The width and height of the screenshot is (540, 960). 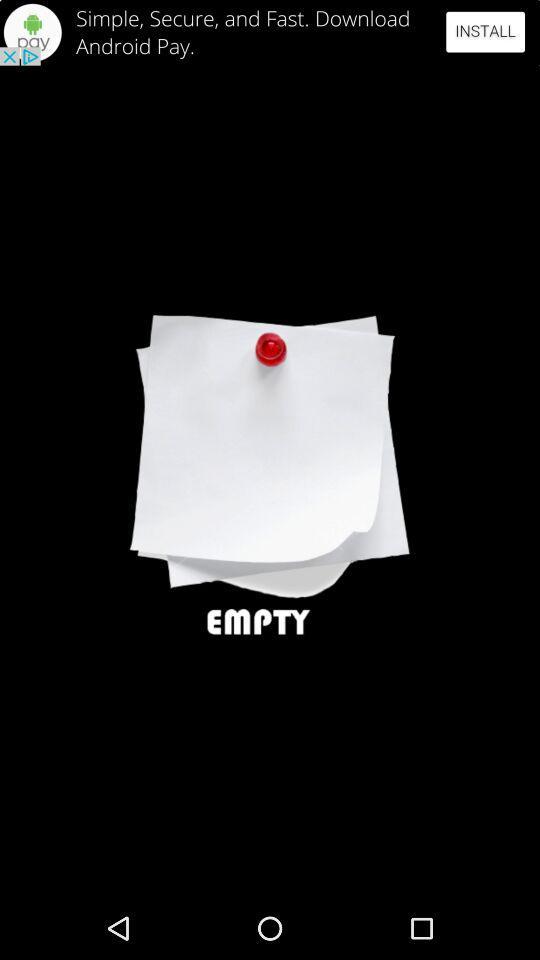 What do you see at coordinates (270, 31) in the screenshot?
I see `open advertisement` at bounding box center [270, 31].